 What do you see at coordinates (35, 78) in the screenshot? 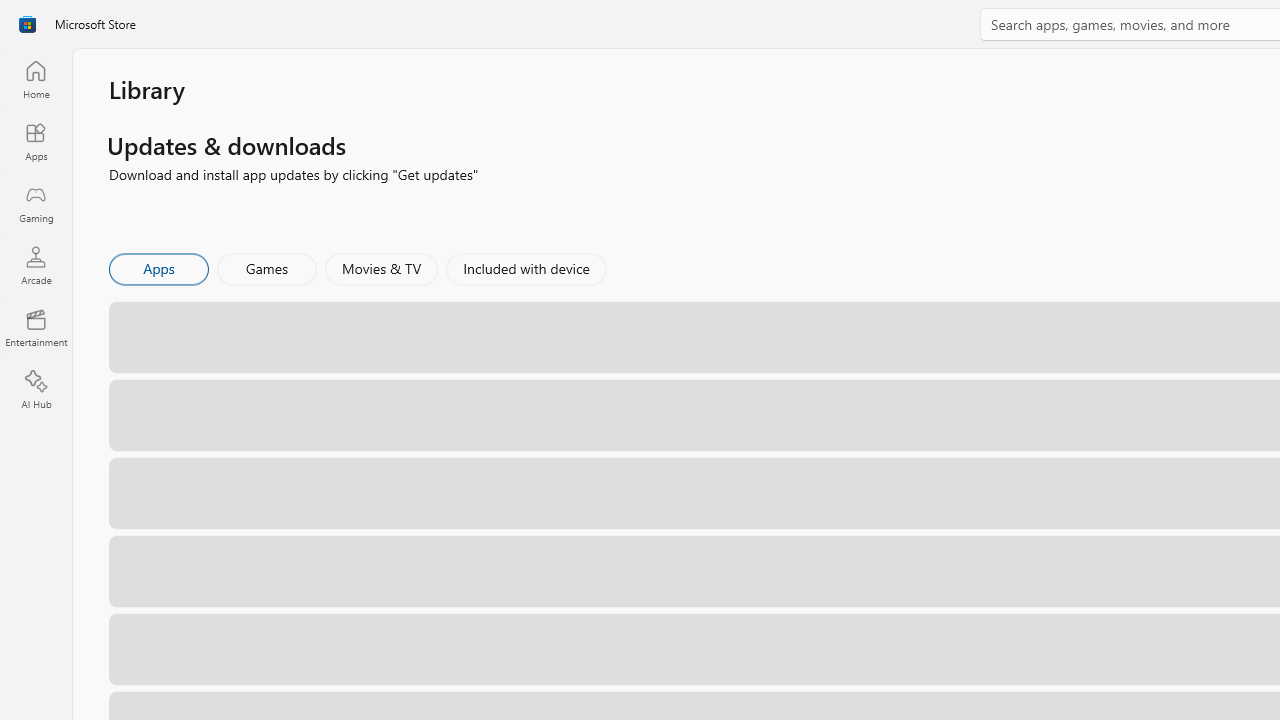
I see `'Home'` at bounding box center [35, 78].